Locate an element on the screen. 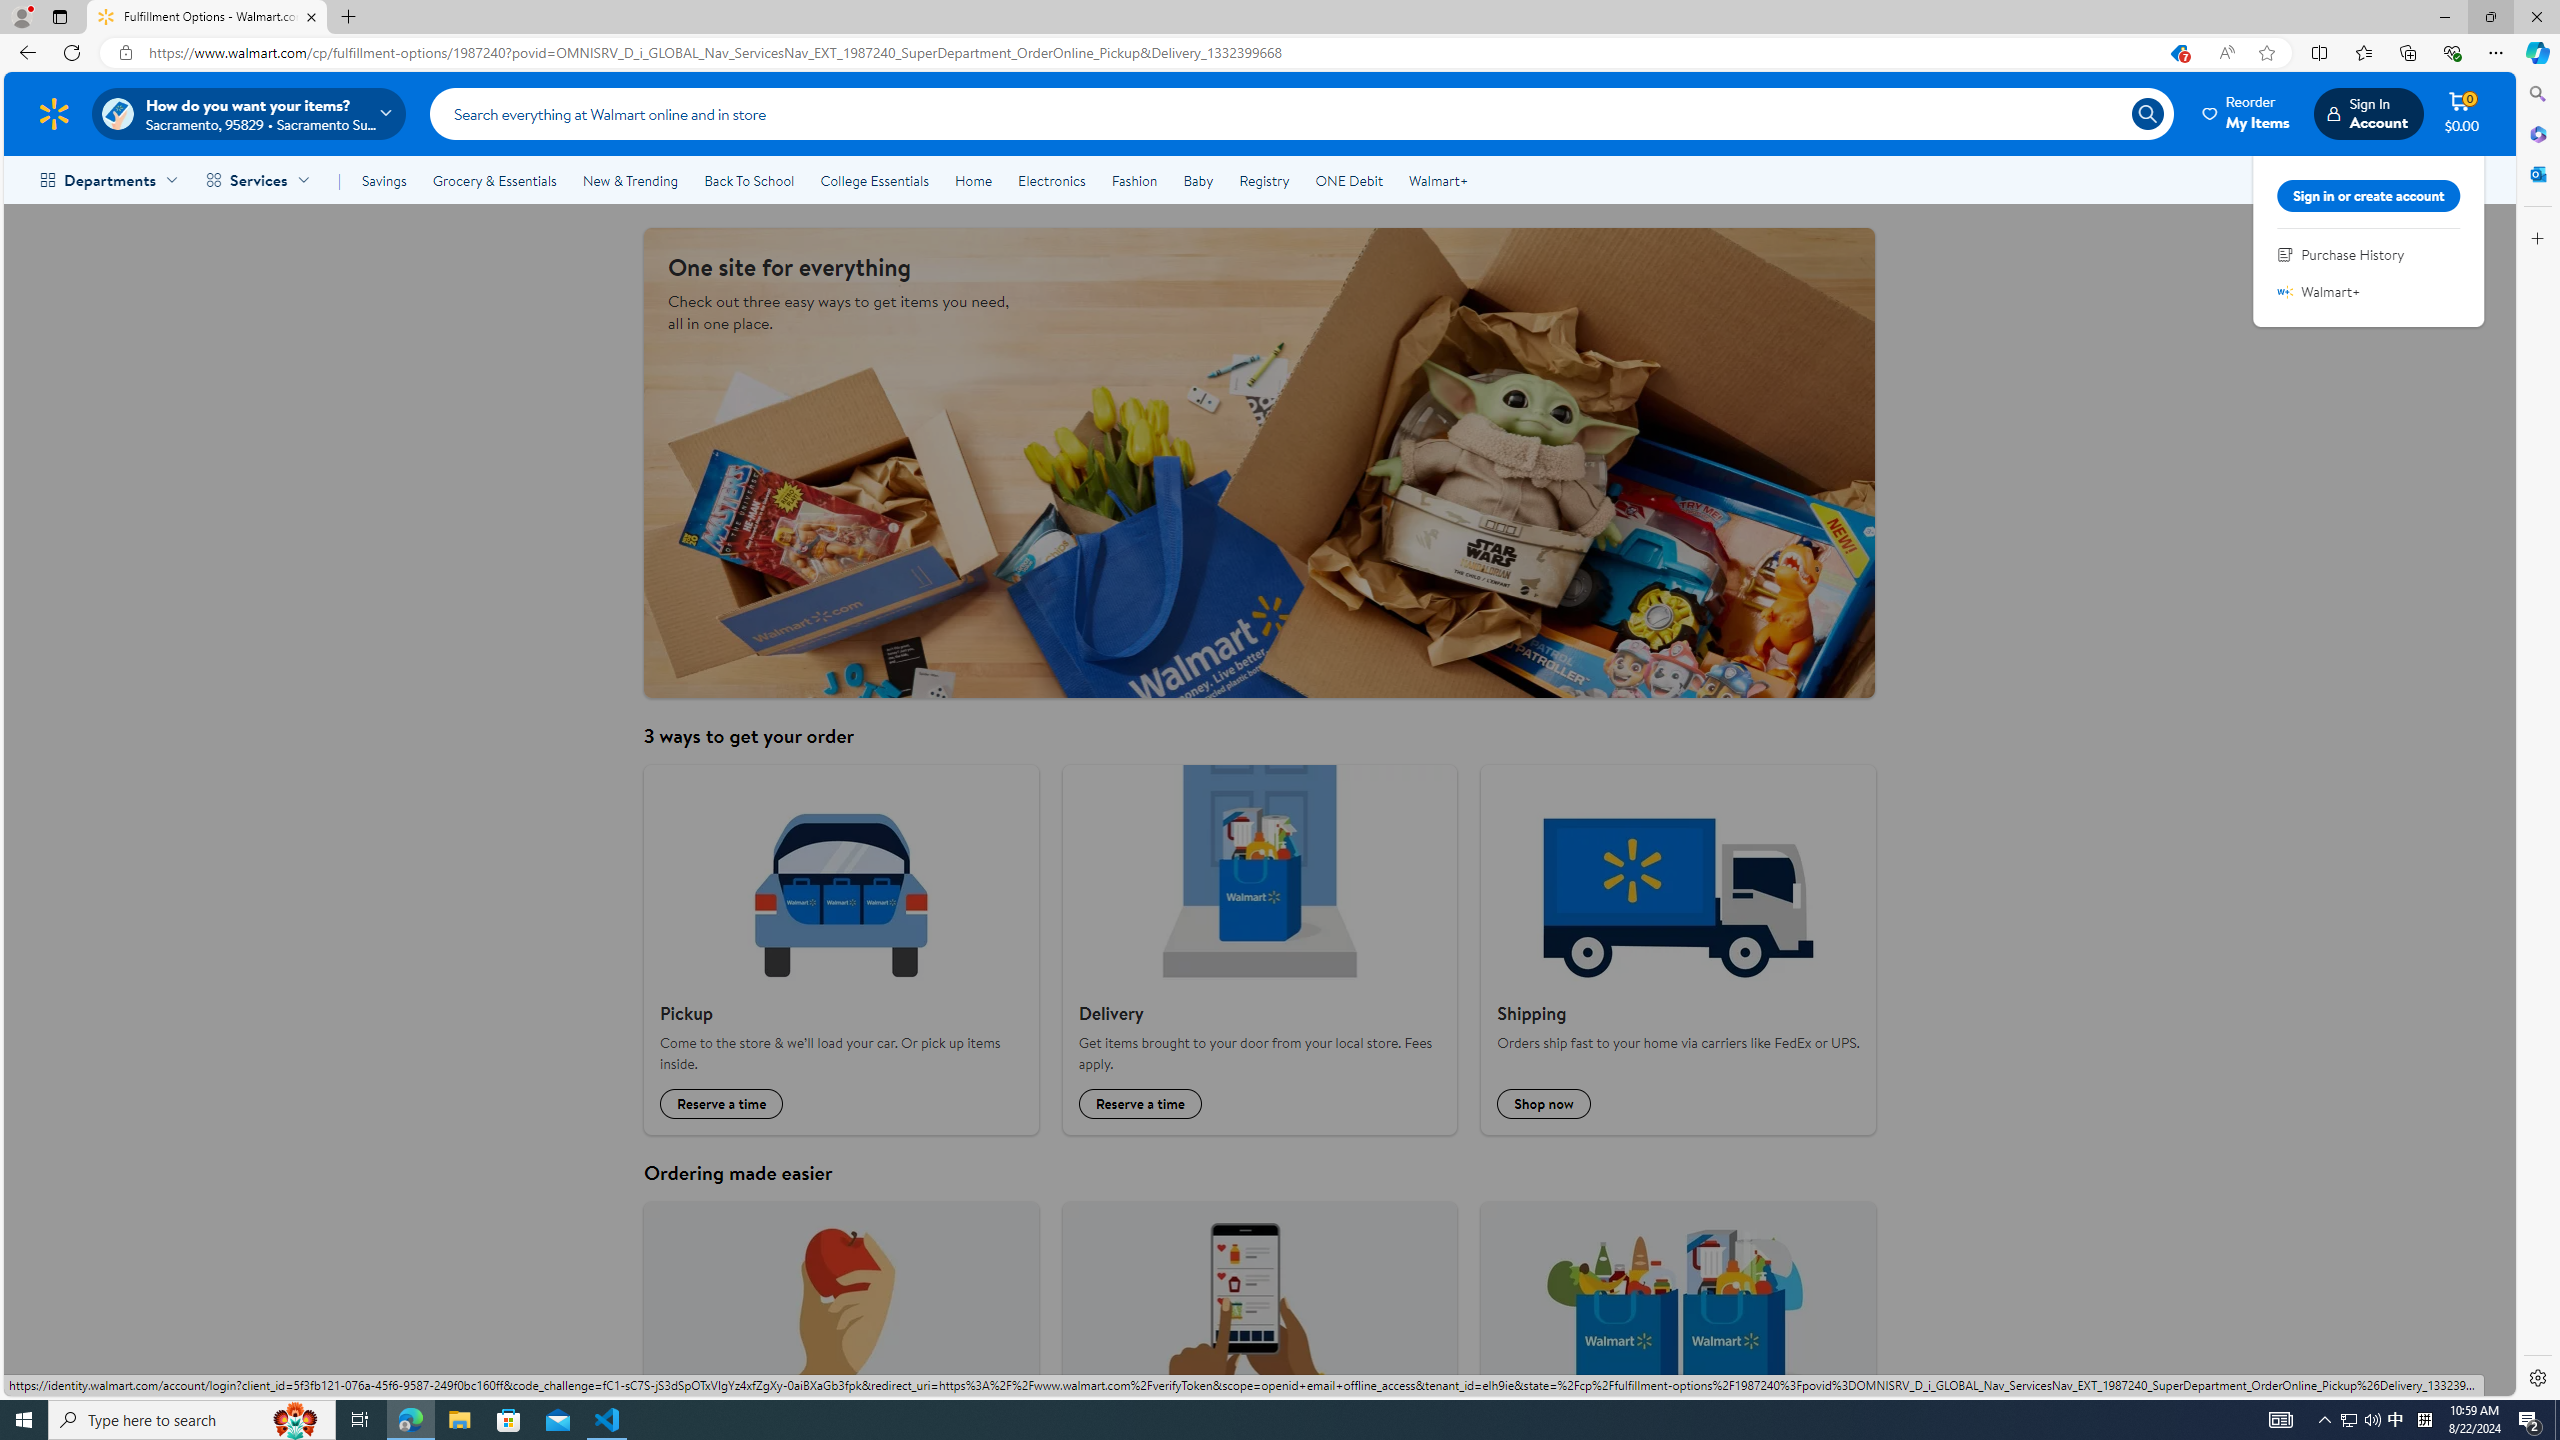  'Side bar' is located at coordinates (2537, 735).